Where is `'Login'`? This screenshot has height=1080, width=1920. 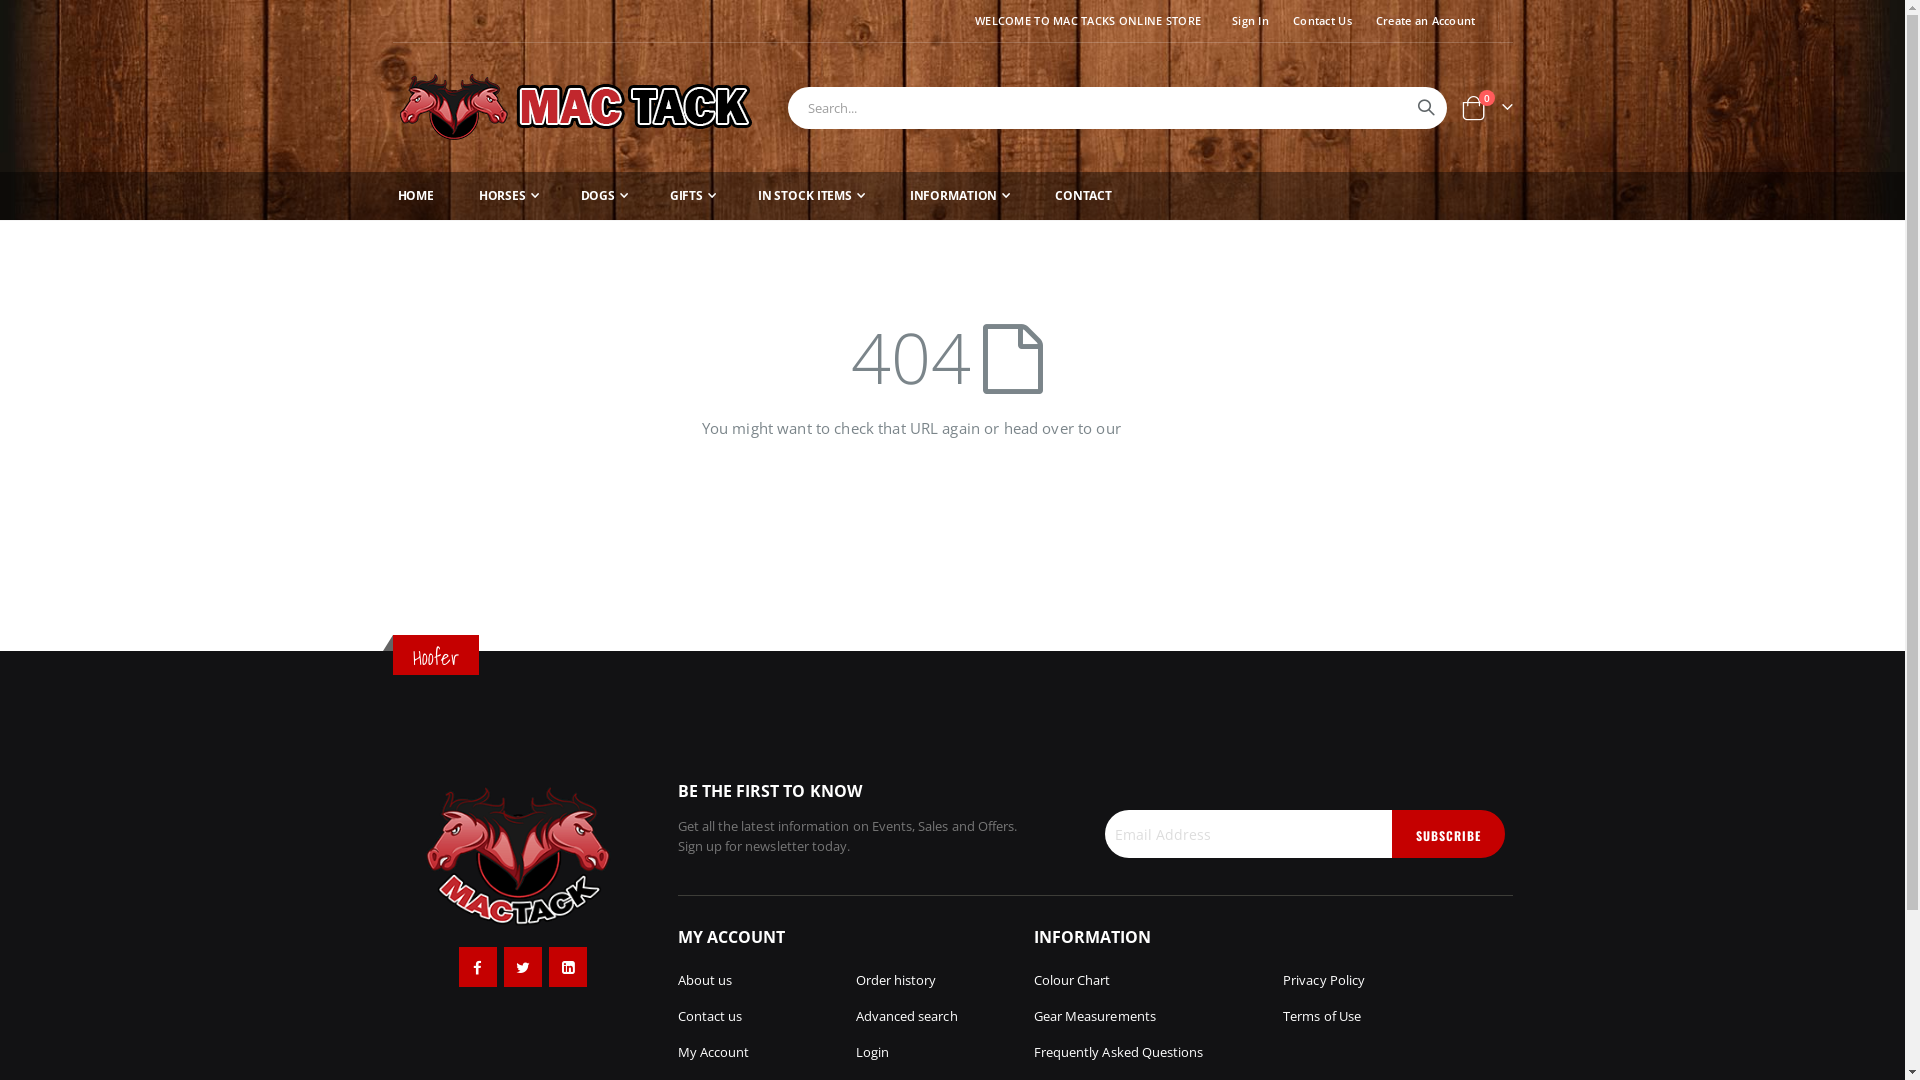 'Login' is located at coordinates (872, 1051).